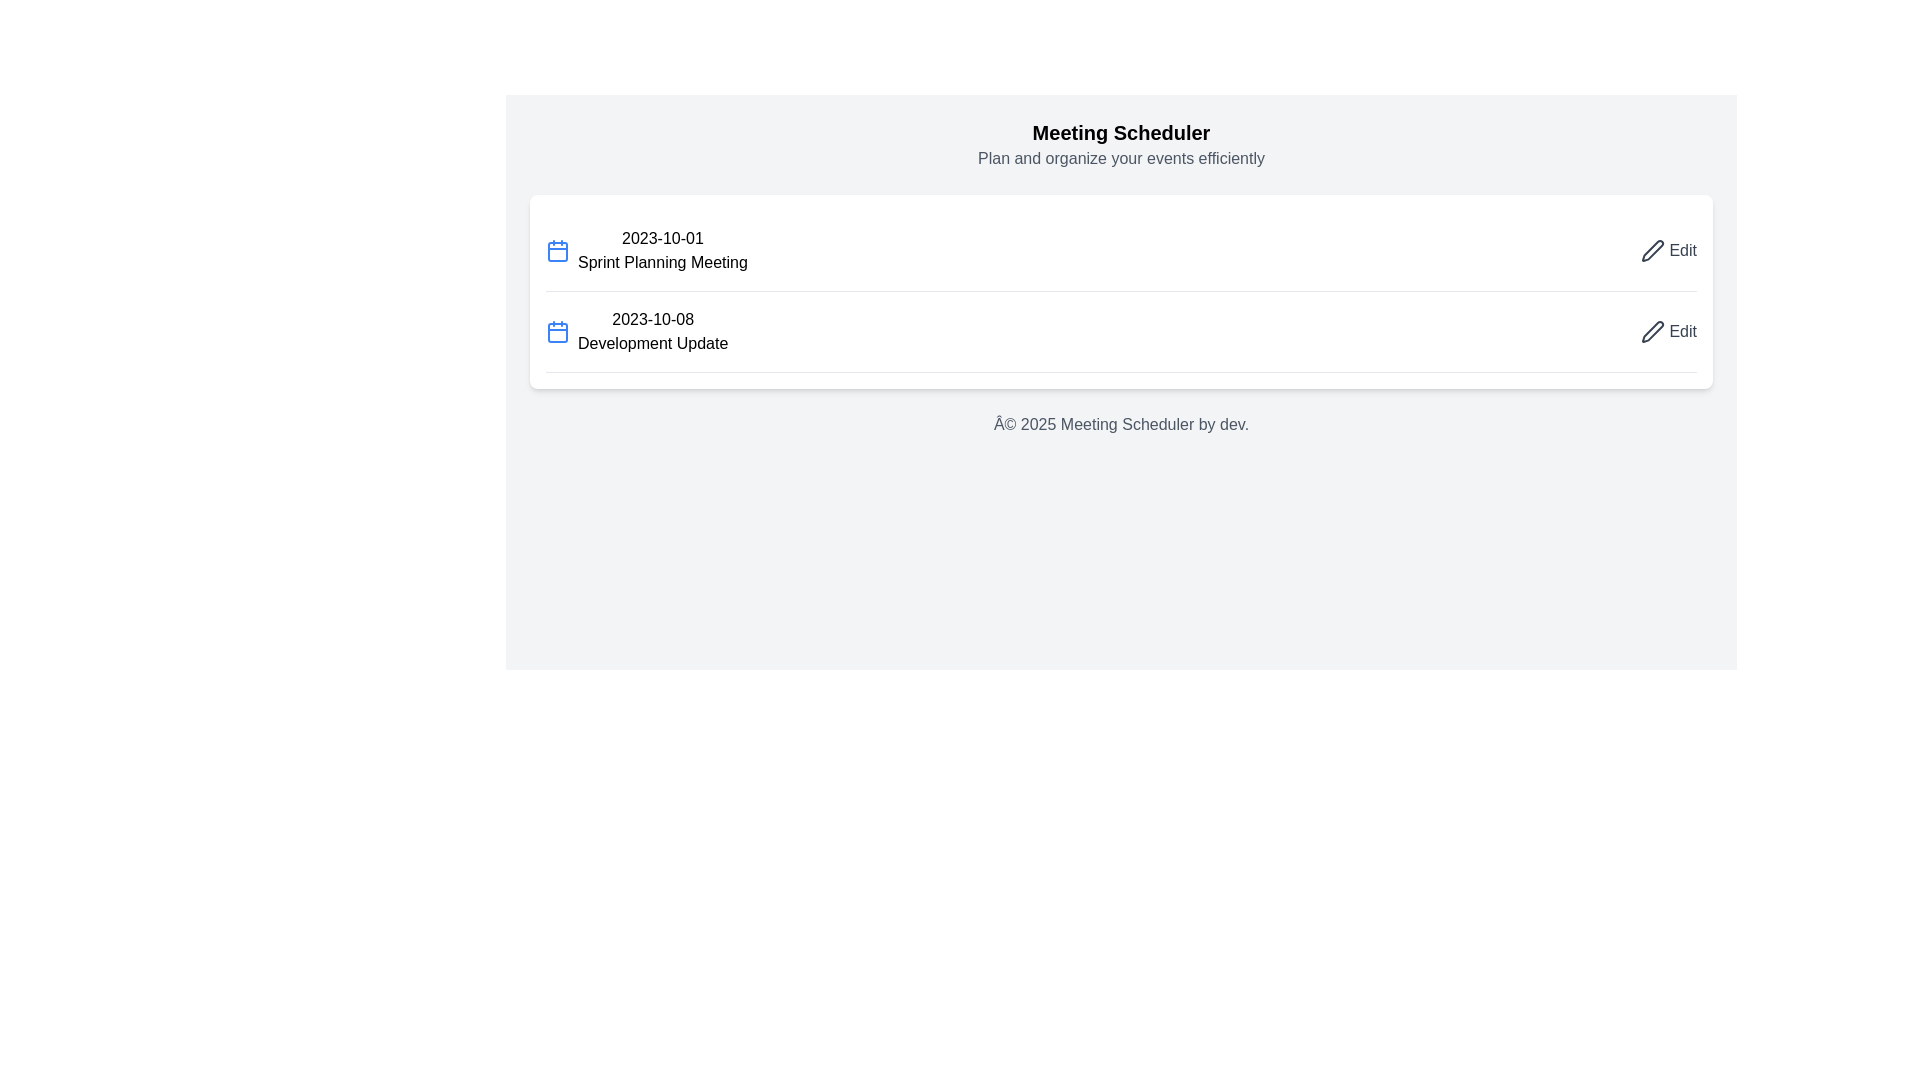  Describe the element at coordinates (557, 250) in the screenshot. I see `the rectangular box with rounded corners, styled in a blue outline, which is located within the calendar icon to the left of the text '2023-10-01 Sprint Planning Meeting'` at that location.